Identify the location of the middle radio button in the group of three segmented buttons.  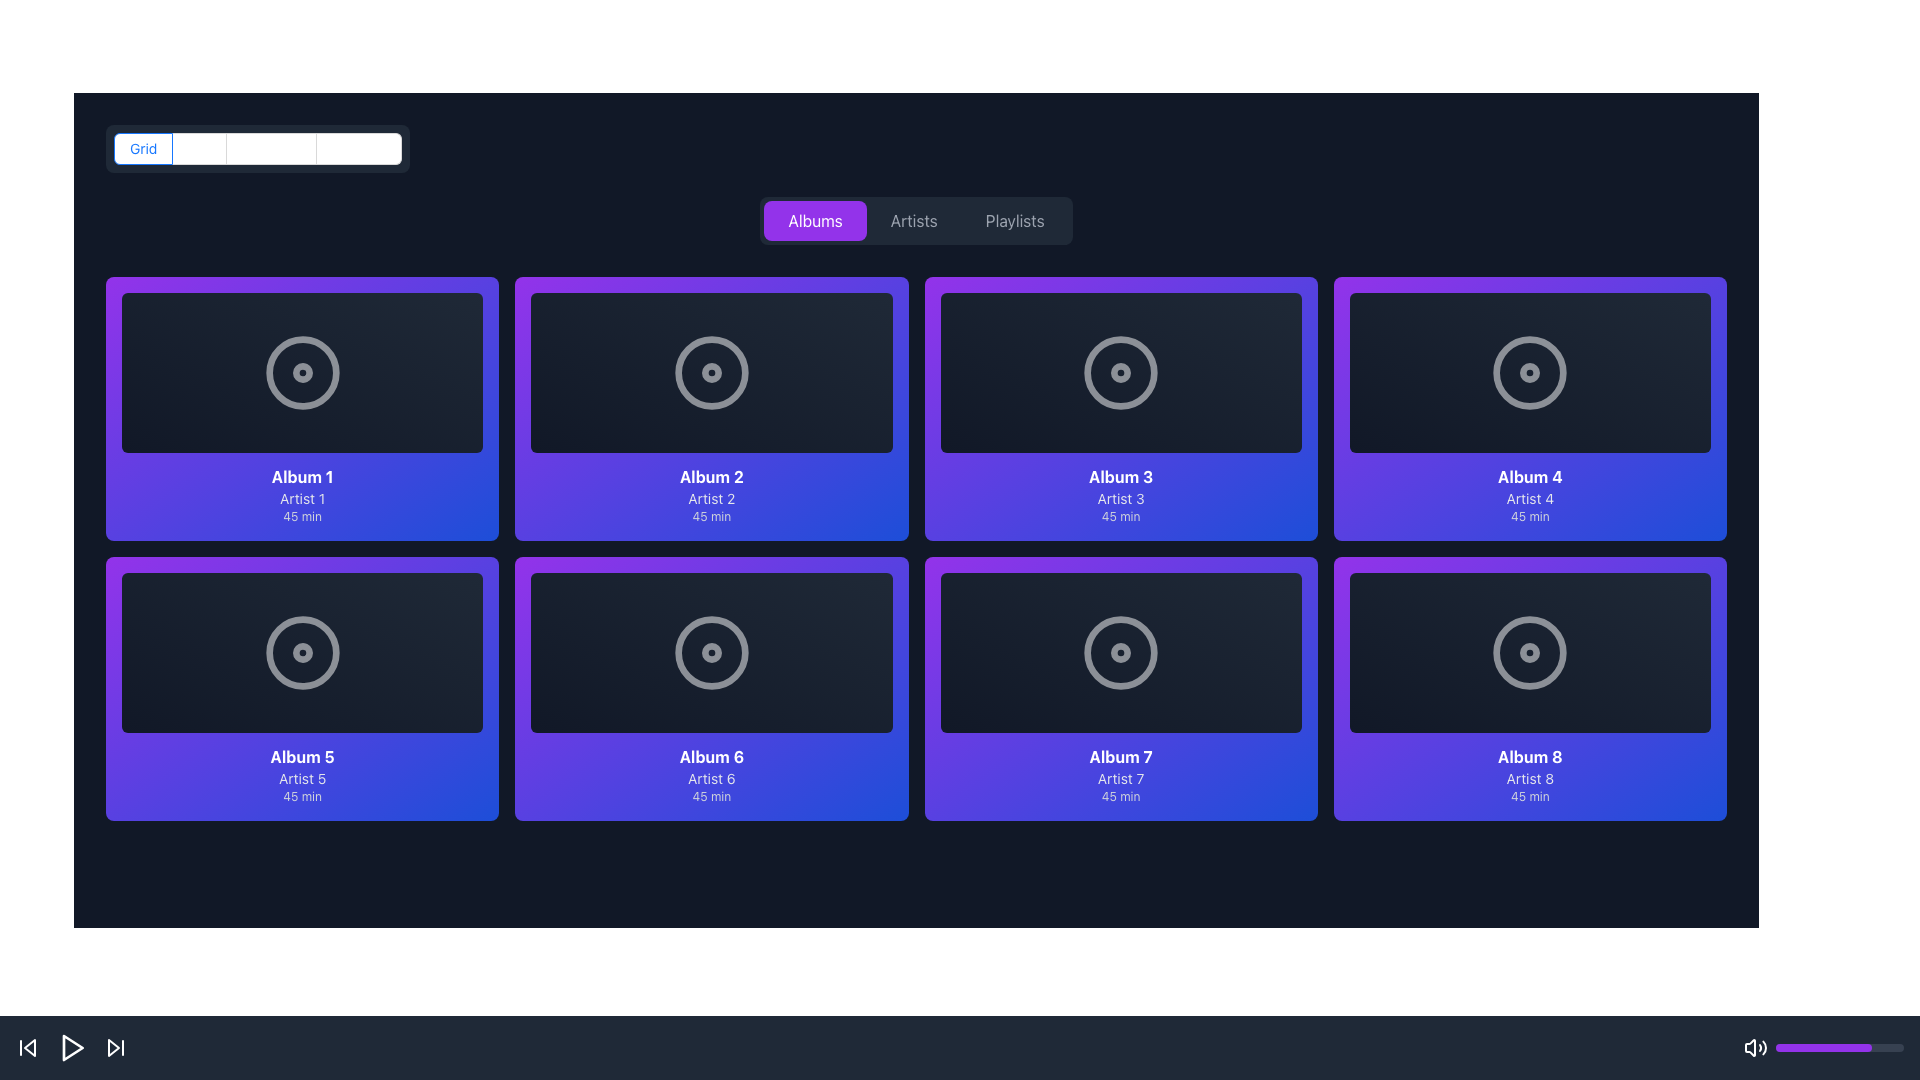
(199, 148).